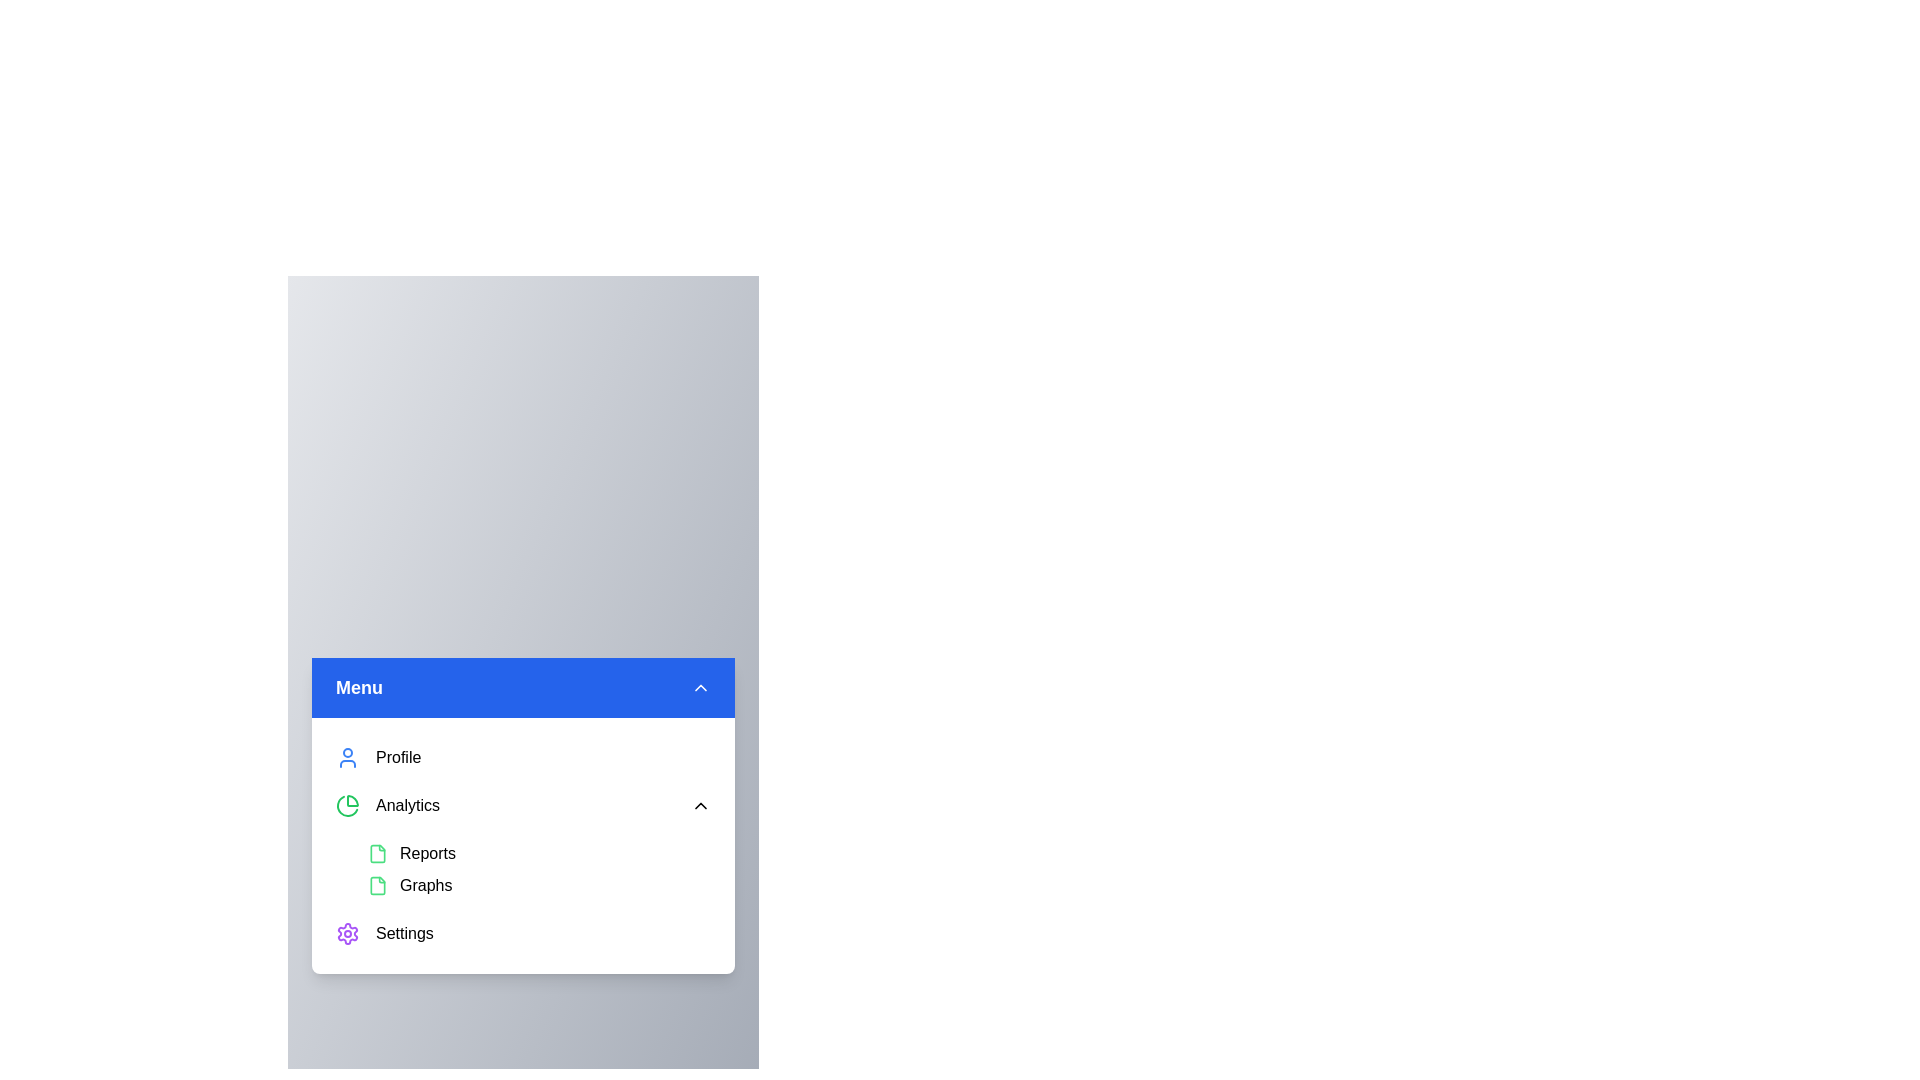 The height and width of the screenshot is (1080, 1920). What do you see at coordinates (547, 853) in the screenshot?
I see `the 'Reports' menu item button located` at bounding box center [547, 853].